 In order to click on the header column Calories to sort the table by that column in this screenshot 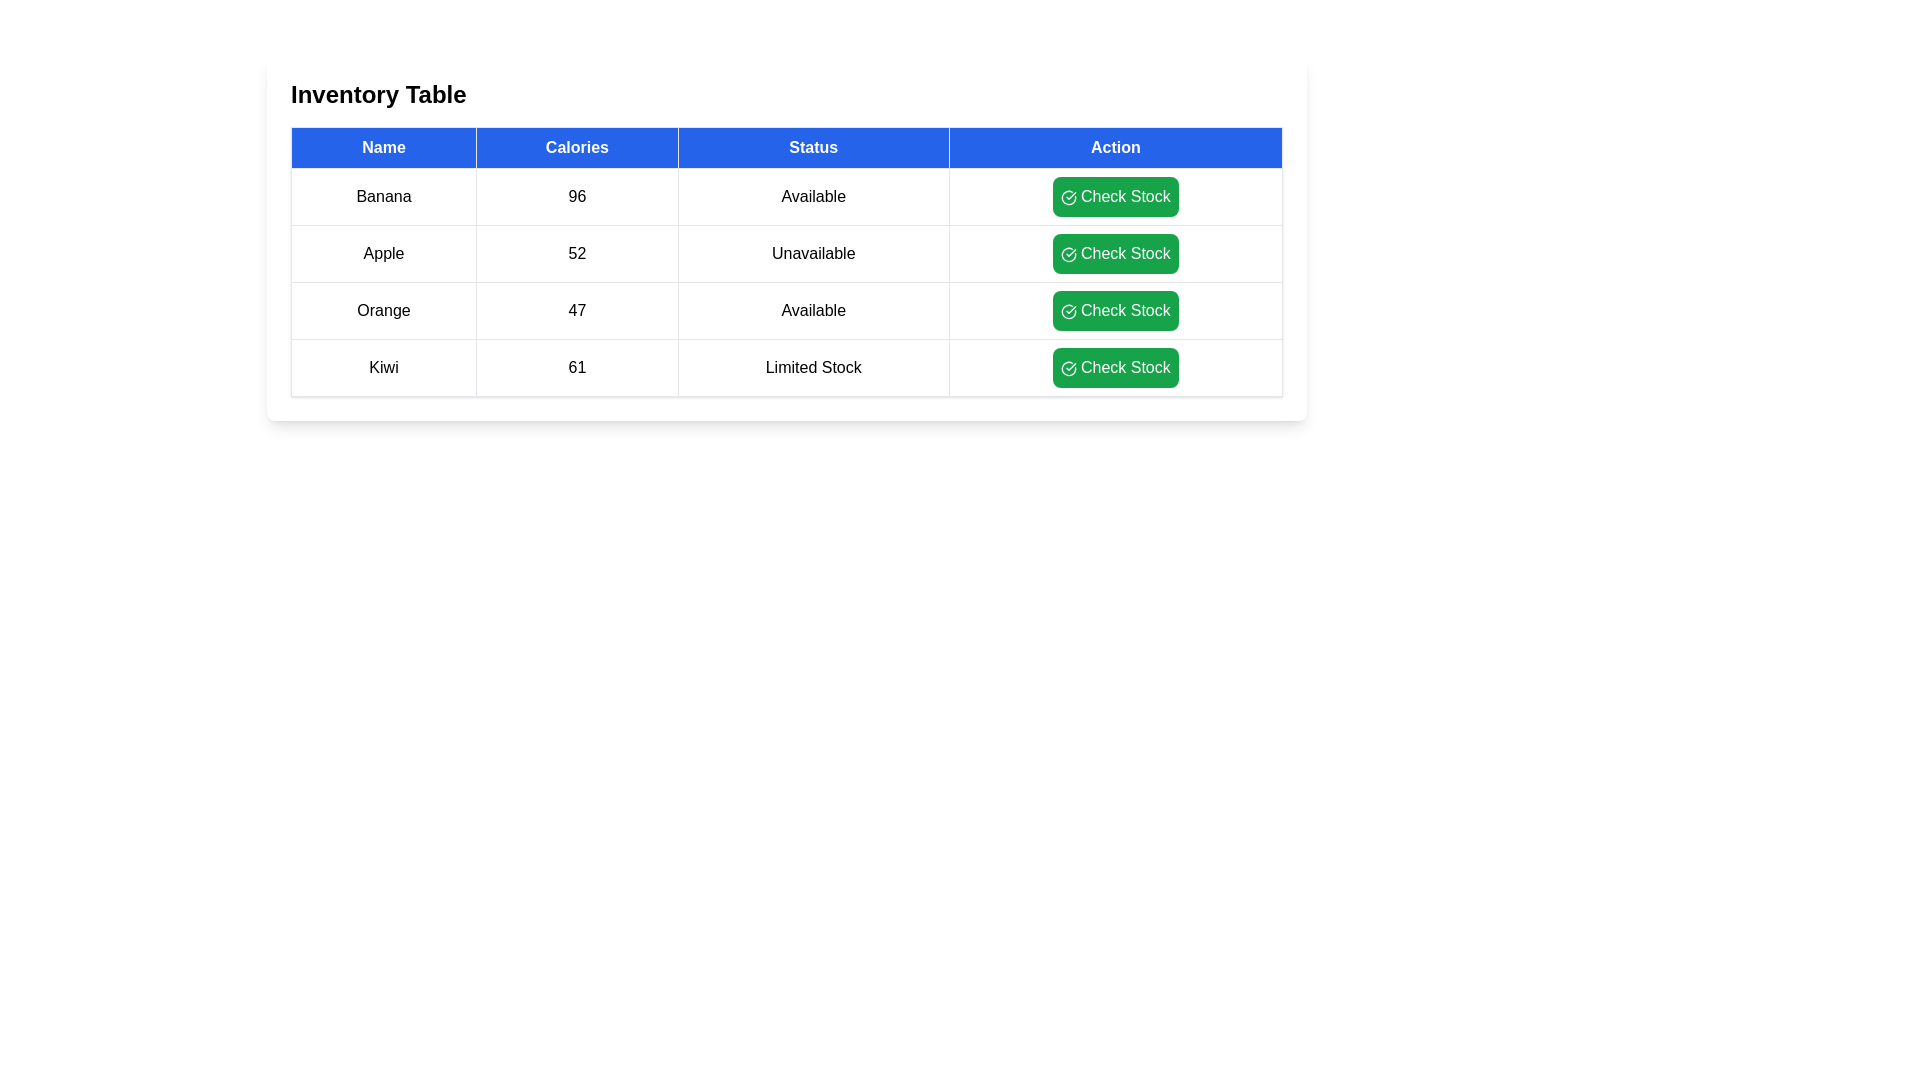, I will do `click(575, 146)`.